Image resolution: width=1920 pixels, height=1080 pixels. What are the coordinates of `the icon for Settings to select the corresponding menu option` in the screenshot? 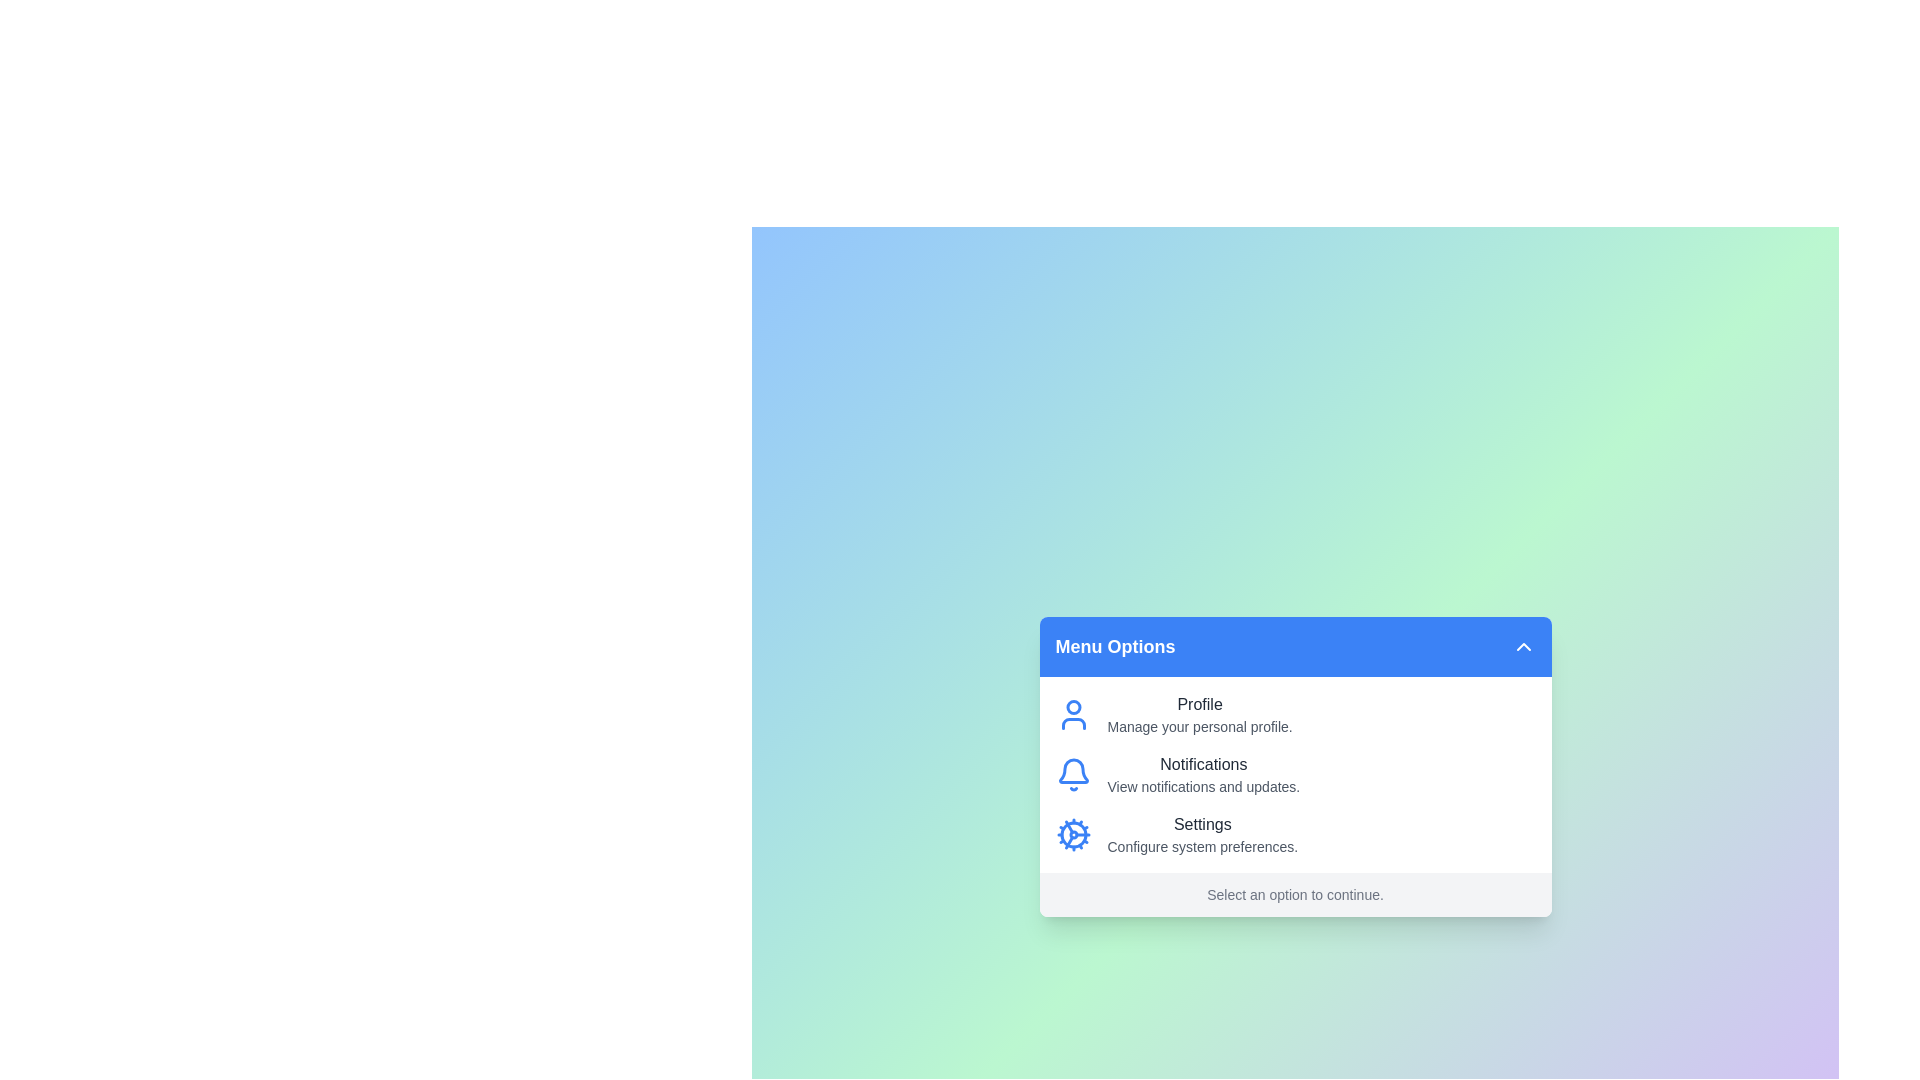 It's located at (1072, 834).